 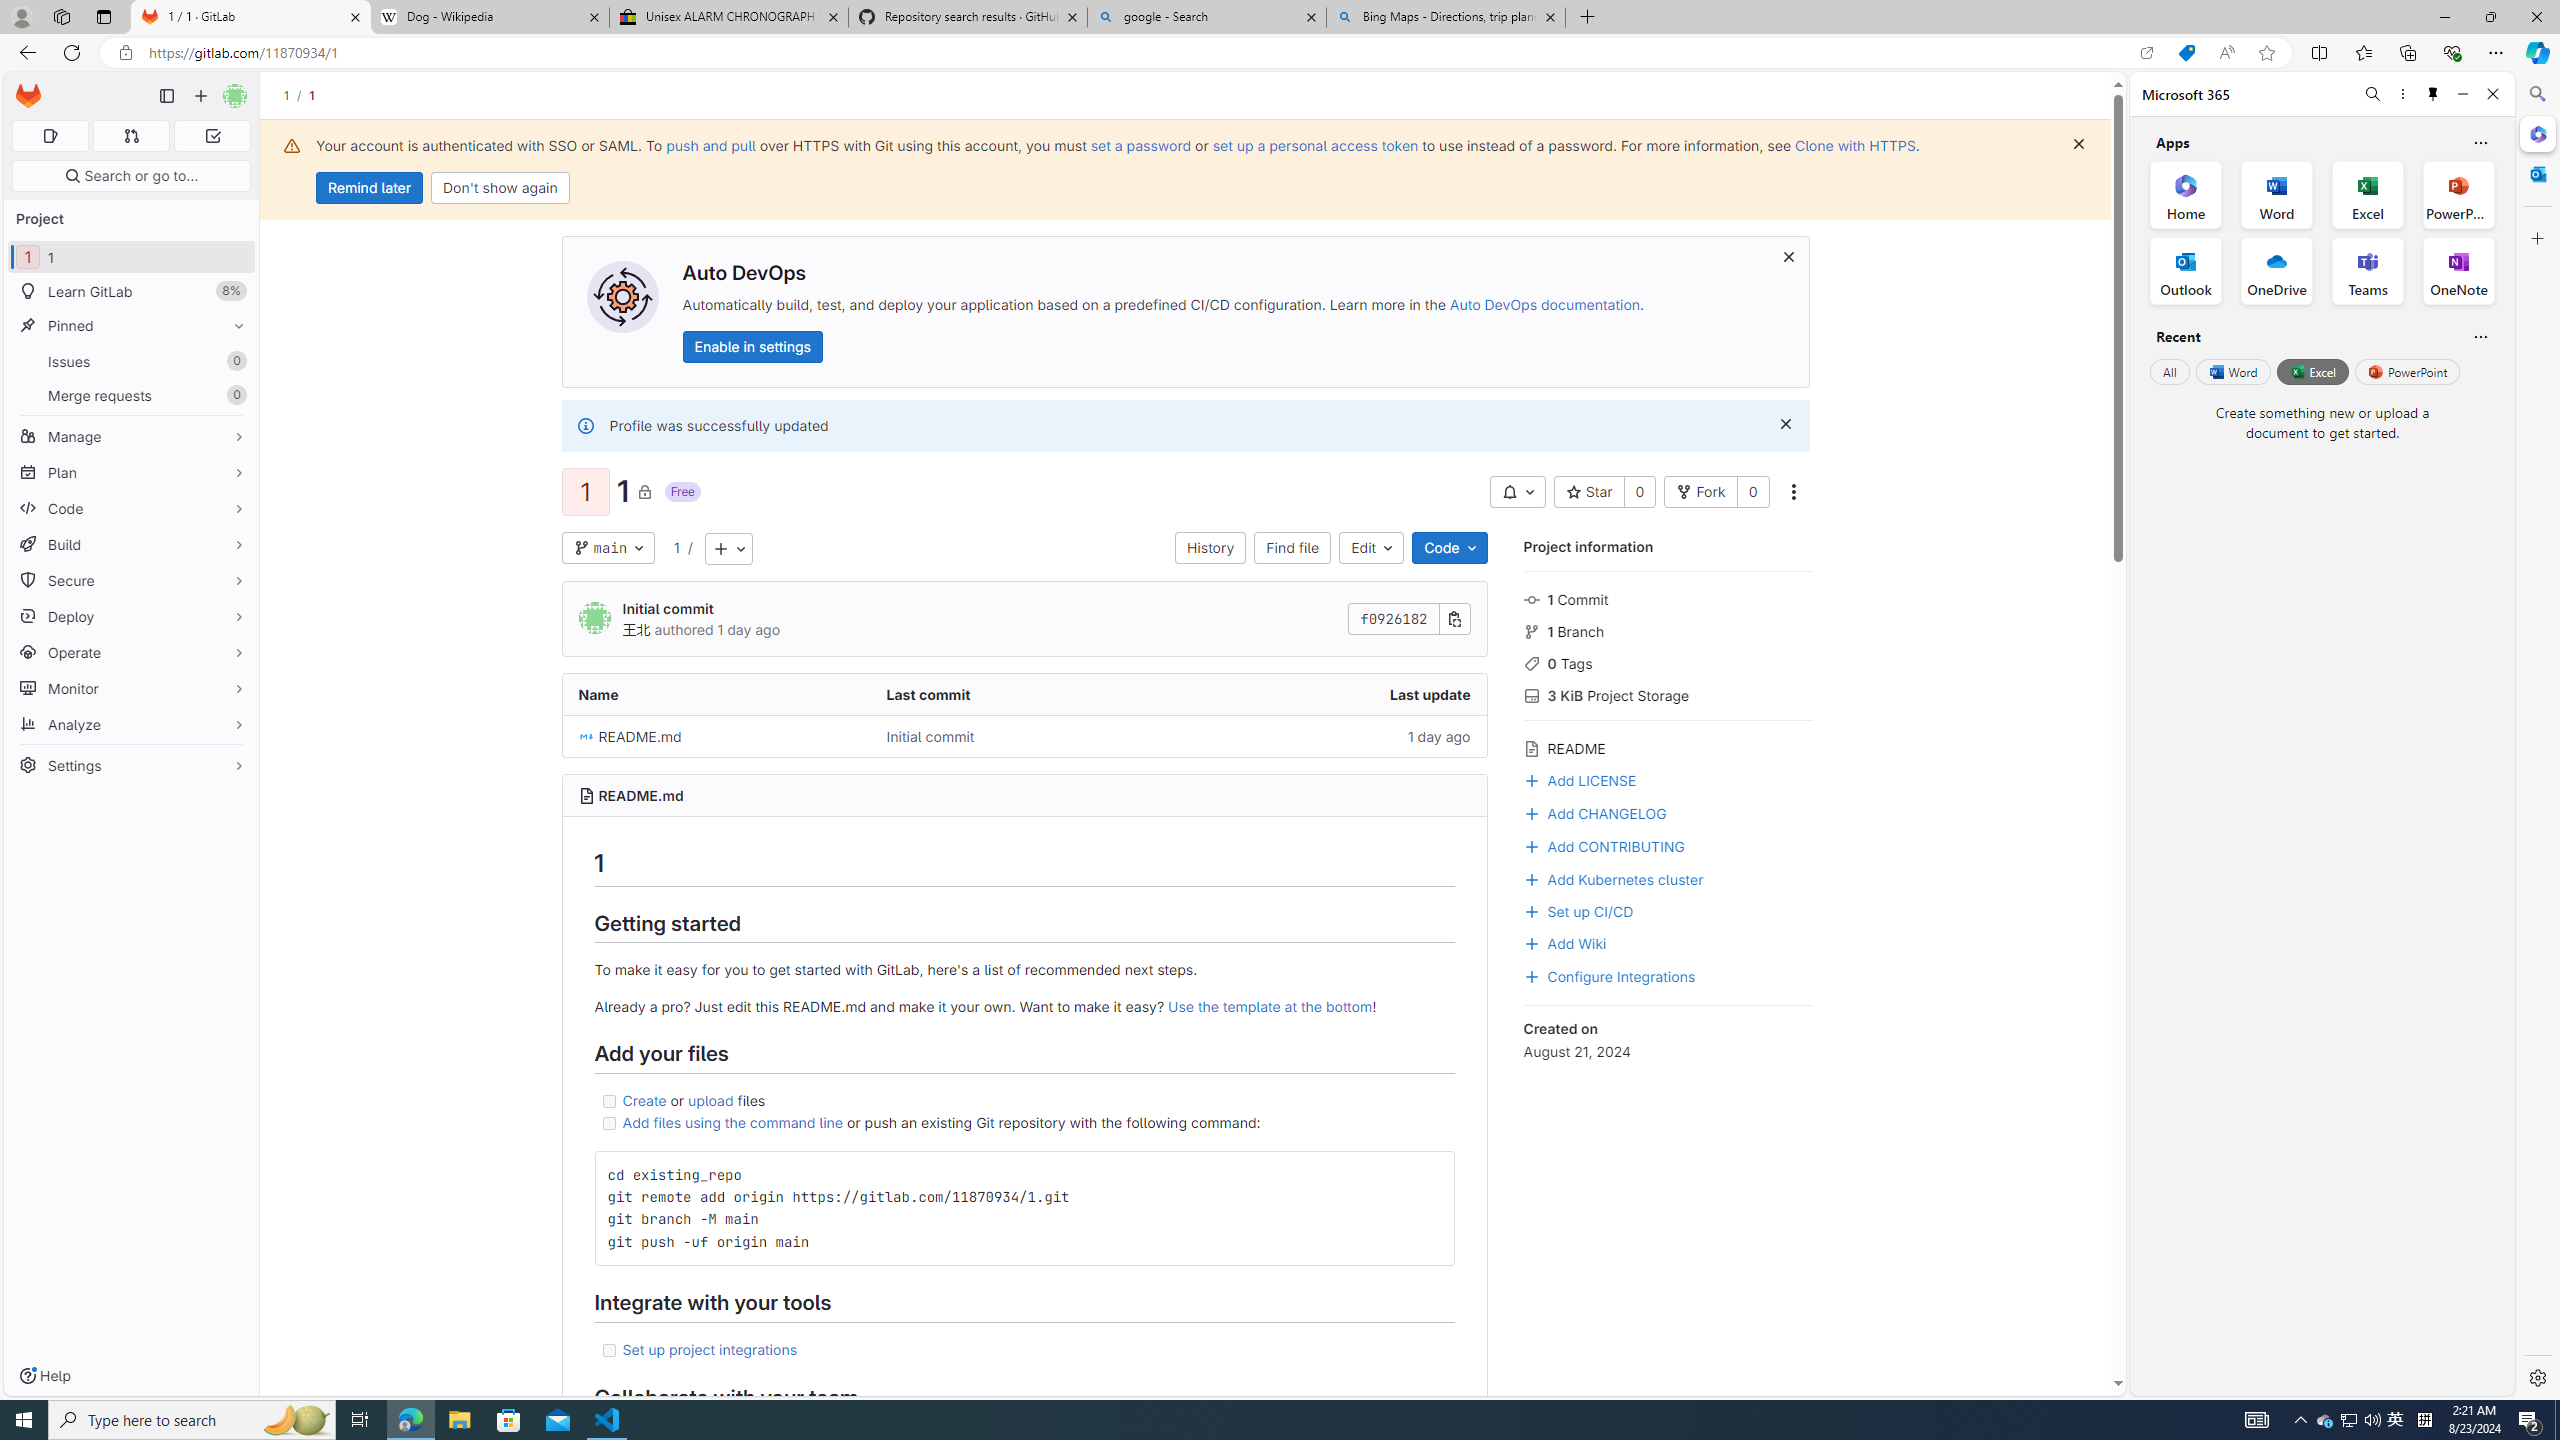 I want to click on 'Homepage', so click(x=28, y=95).